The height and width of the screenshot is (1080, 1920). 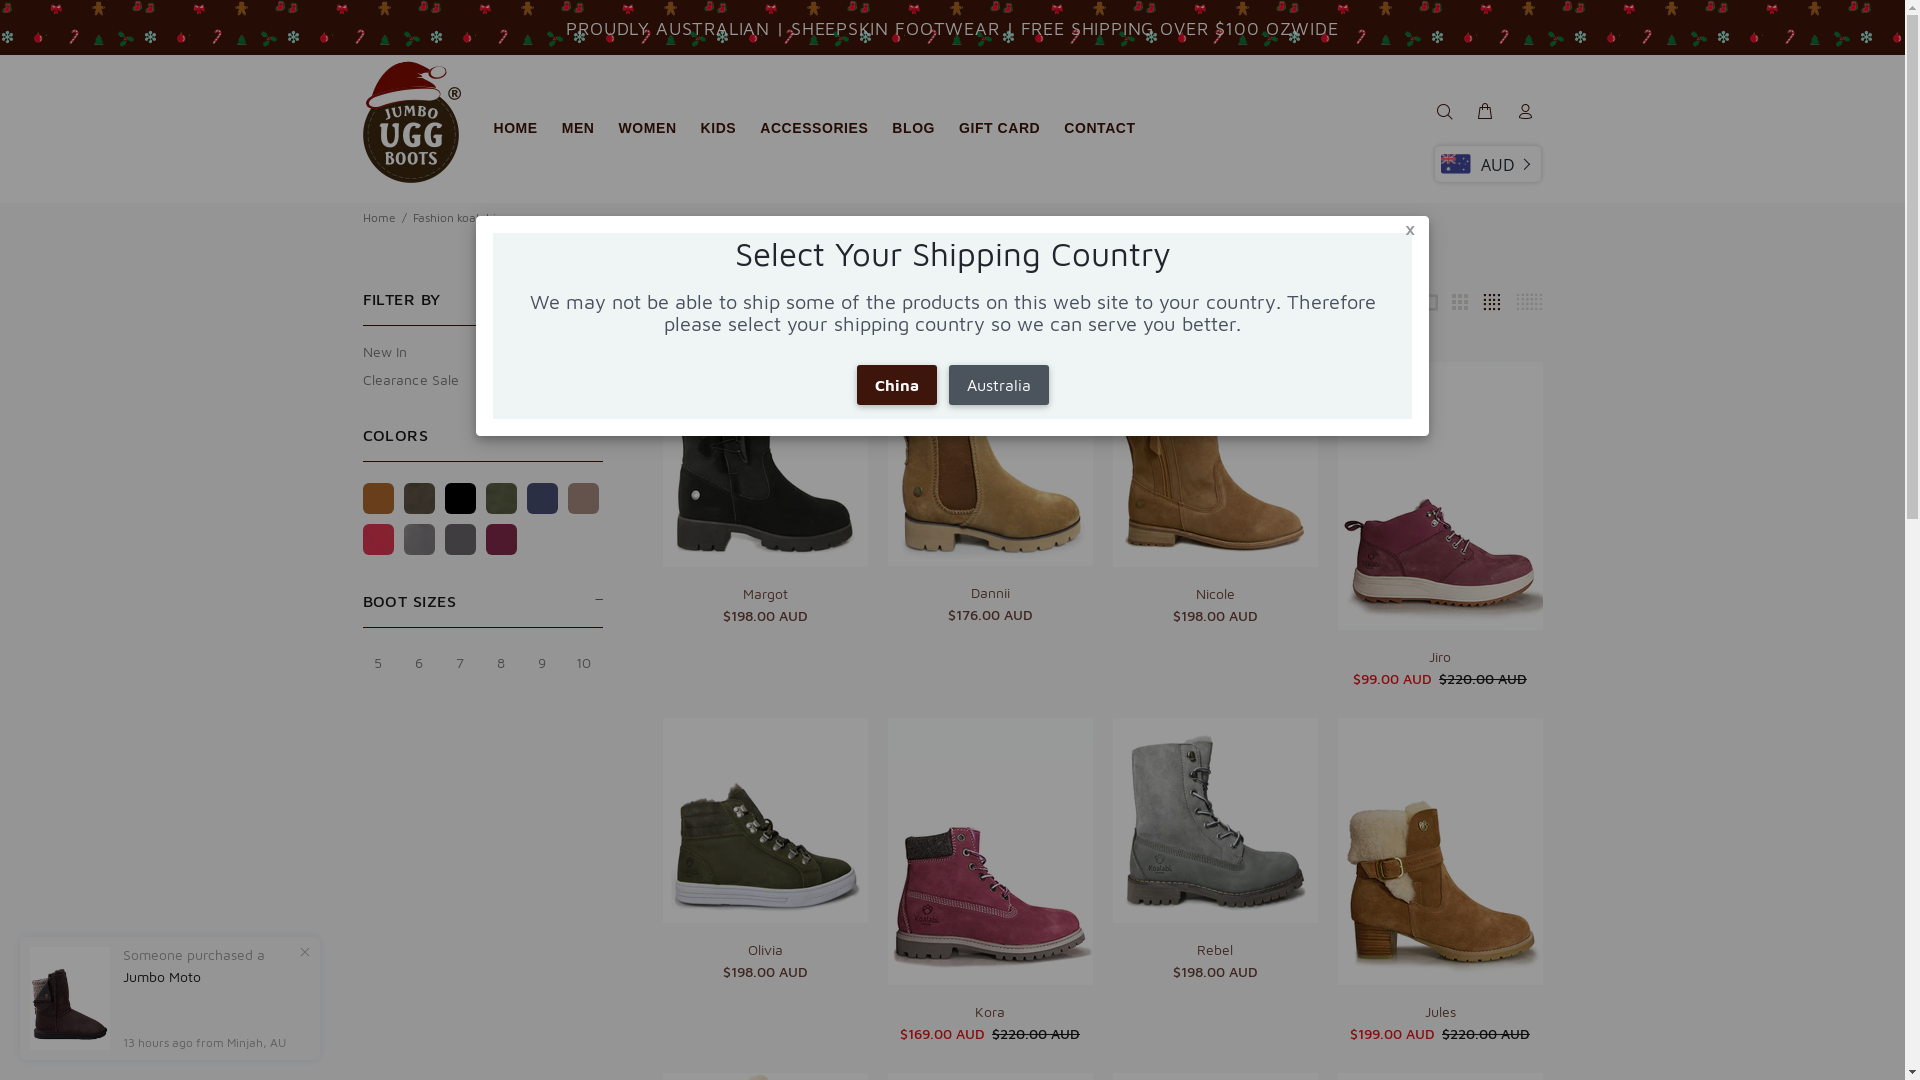 I want to click on 'BLOG', so click(x=912, y=128).